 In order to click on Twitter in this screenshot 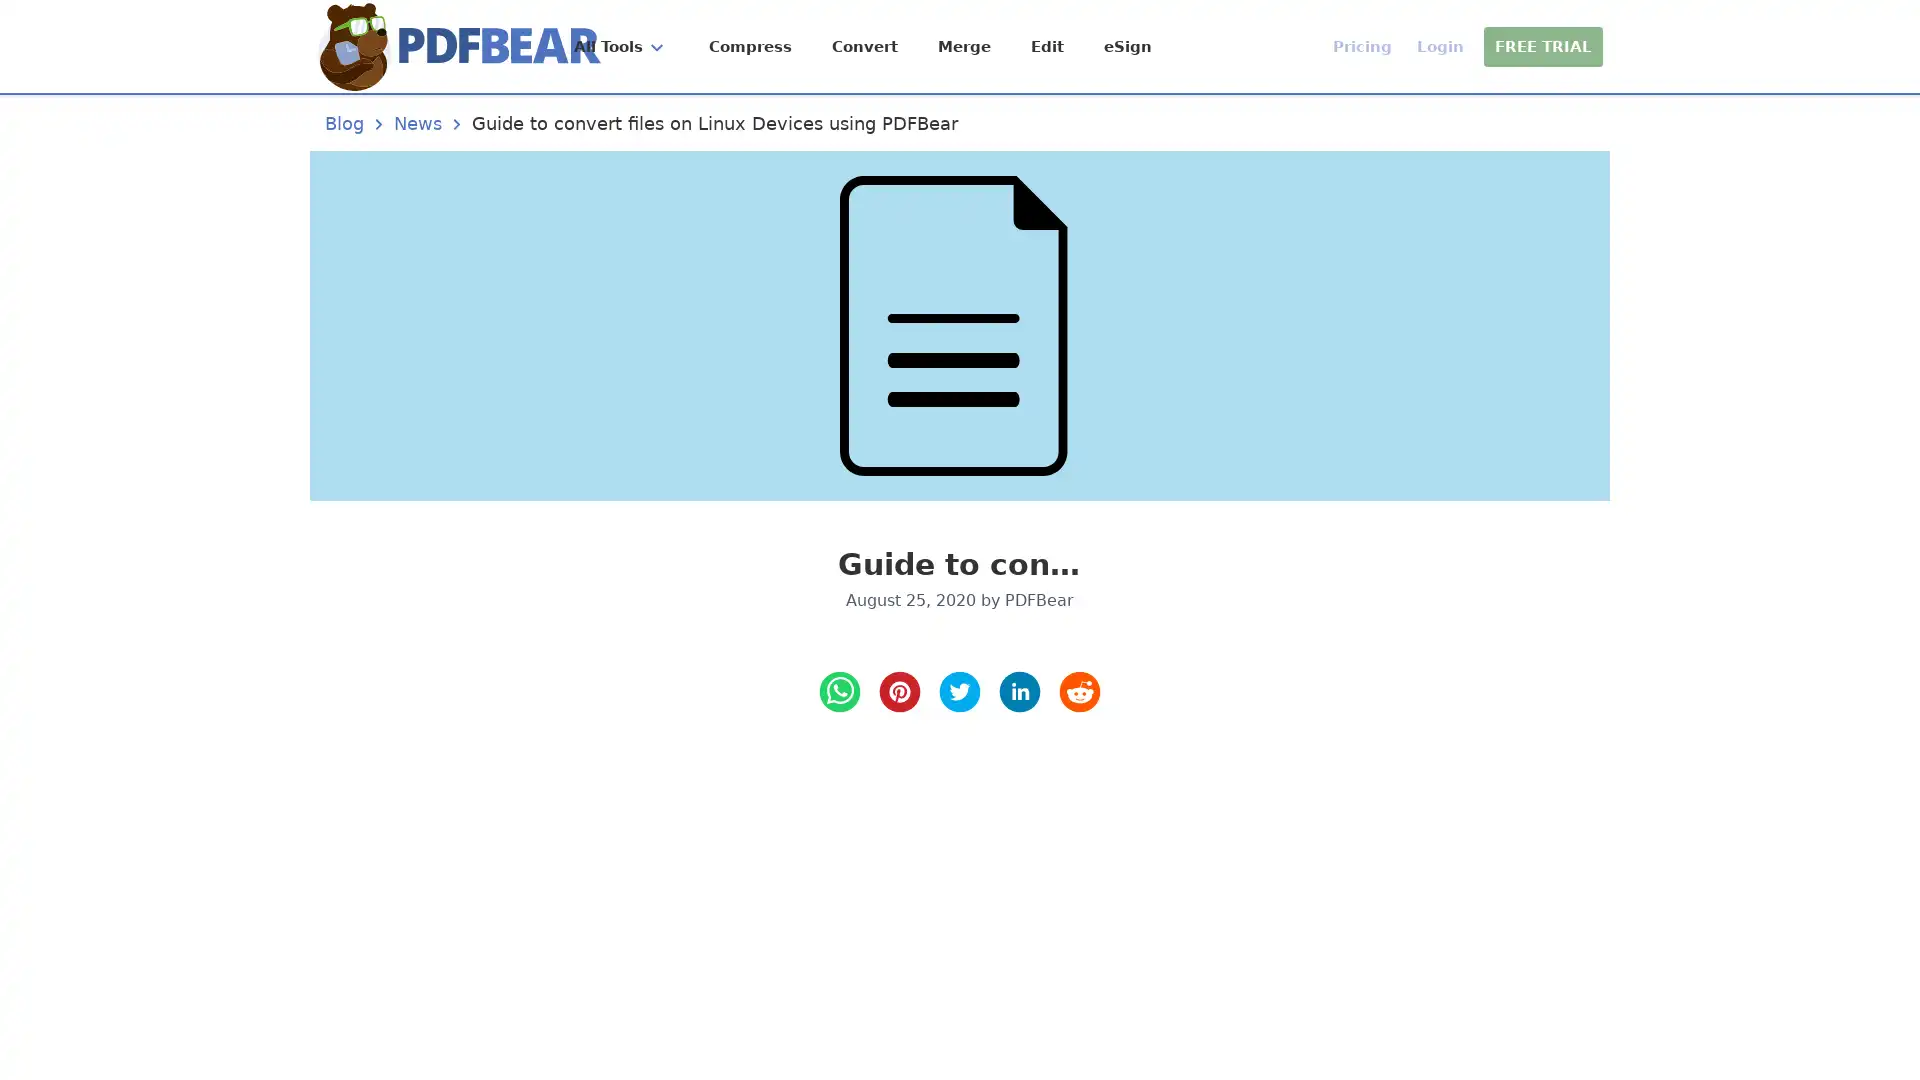, I will do `click(960, 690)`.